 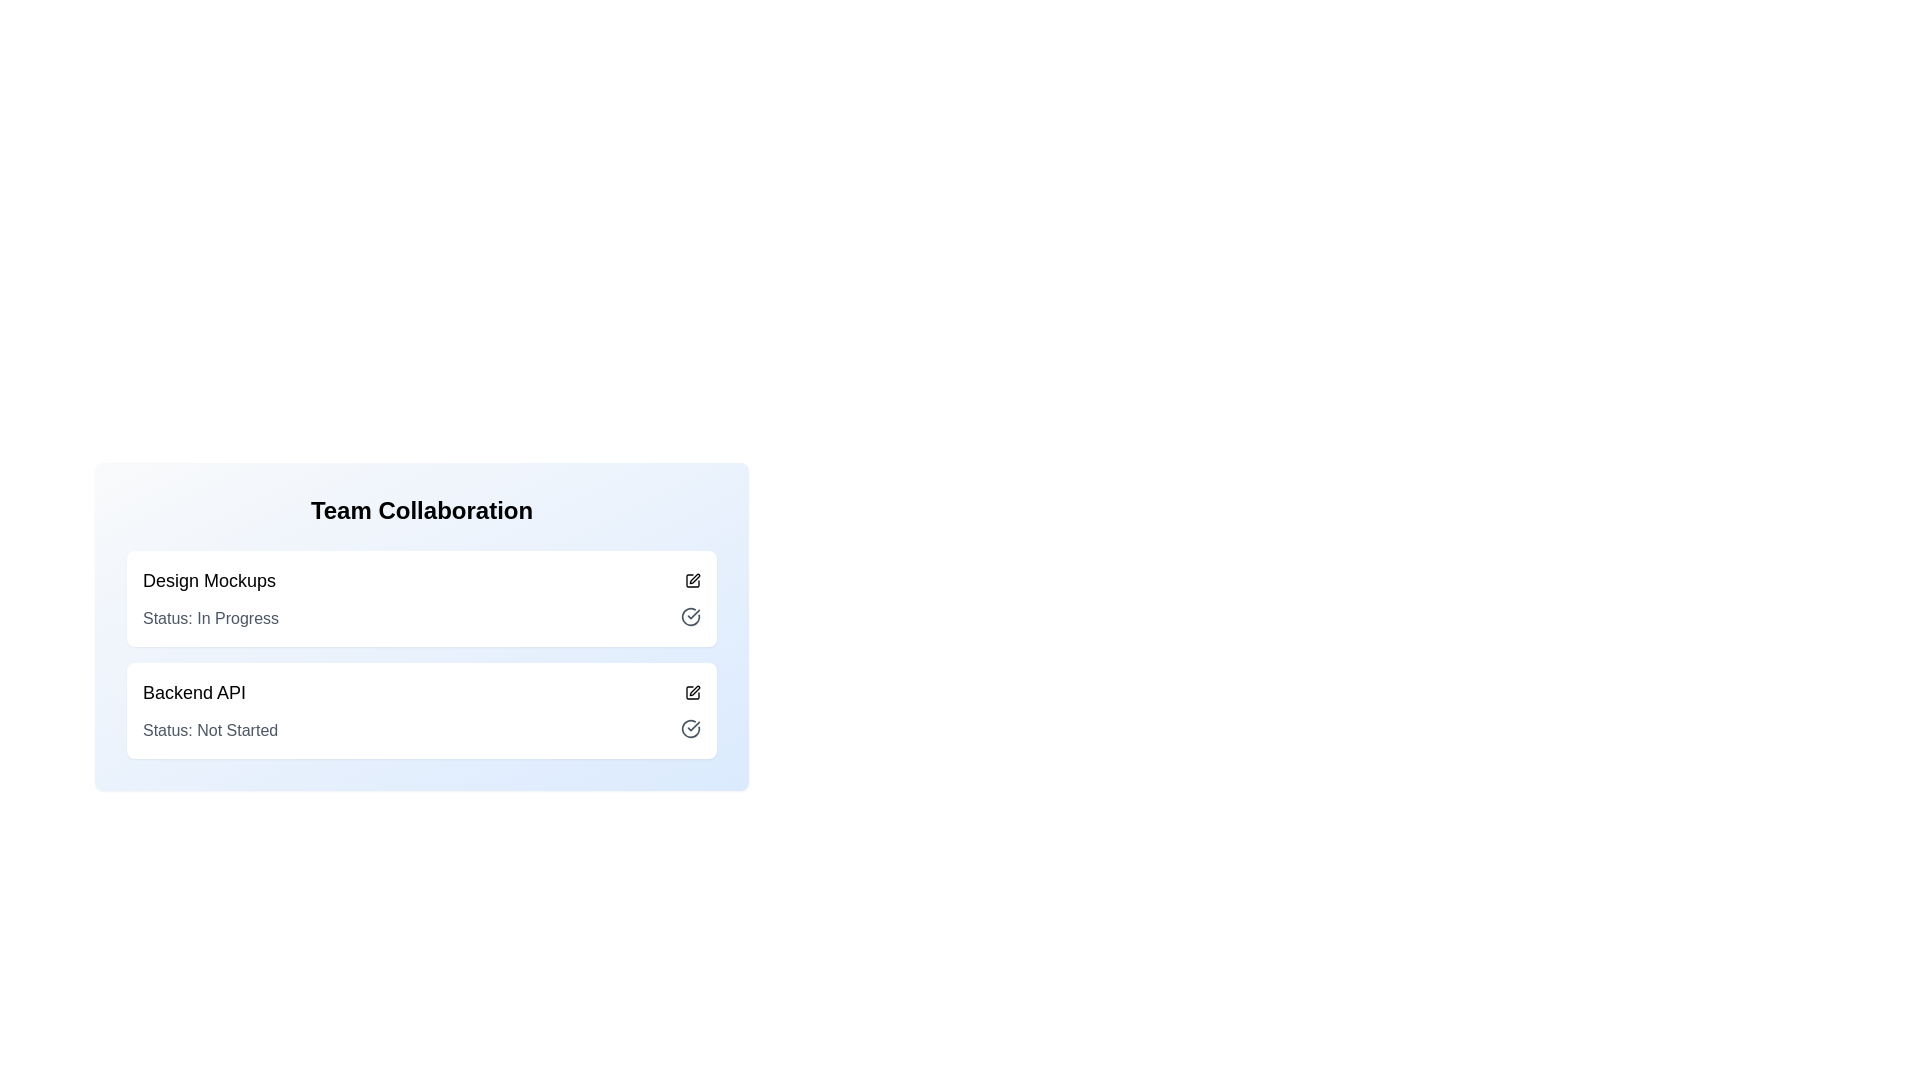 What do you see at coordinates (695, 578) in the screenshot?
I see `the edit button, which is a small graphical icon resembling a pen or pencil located on the right-hand side of the 'Design Mockups' section next to a checkmark icon` at bounding box center [695, 578].